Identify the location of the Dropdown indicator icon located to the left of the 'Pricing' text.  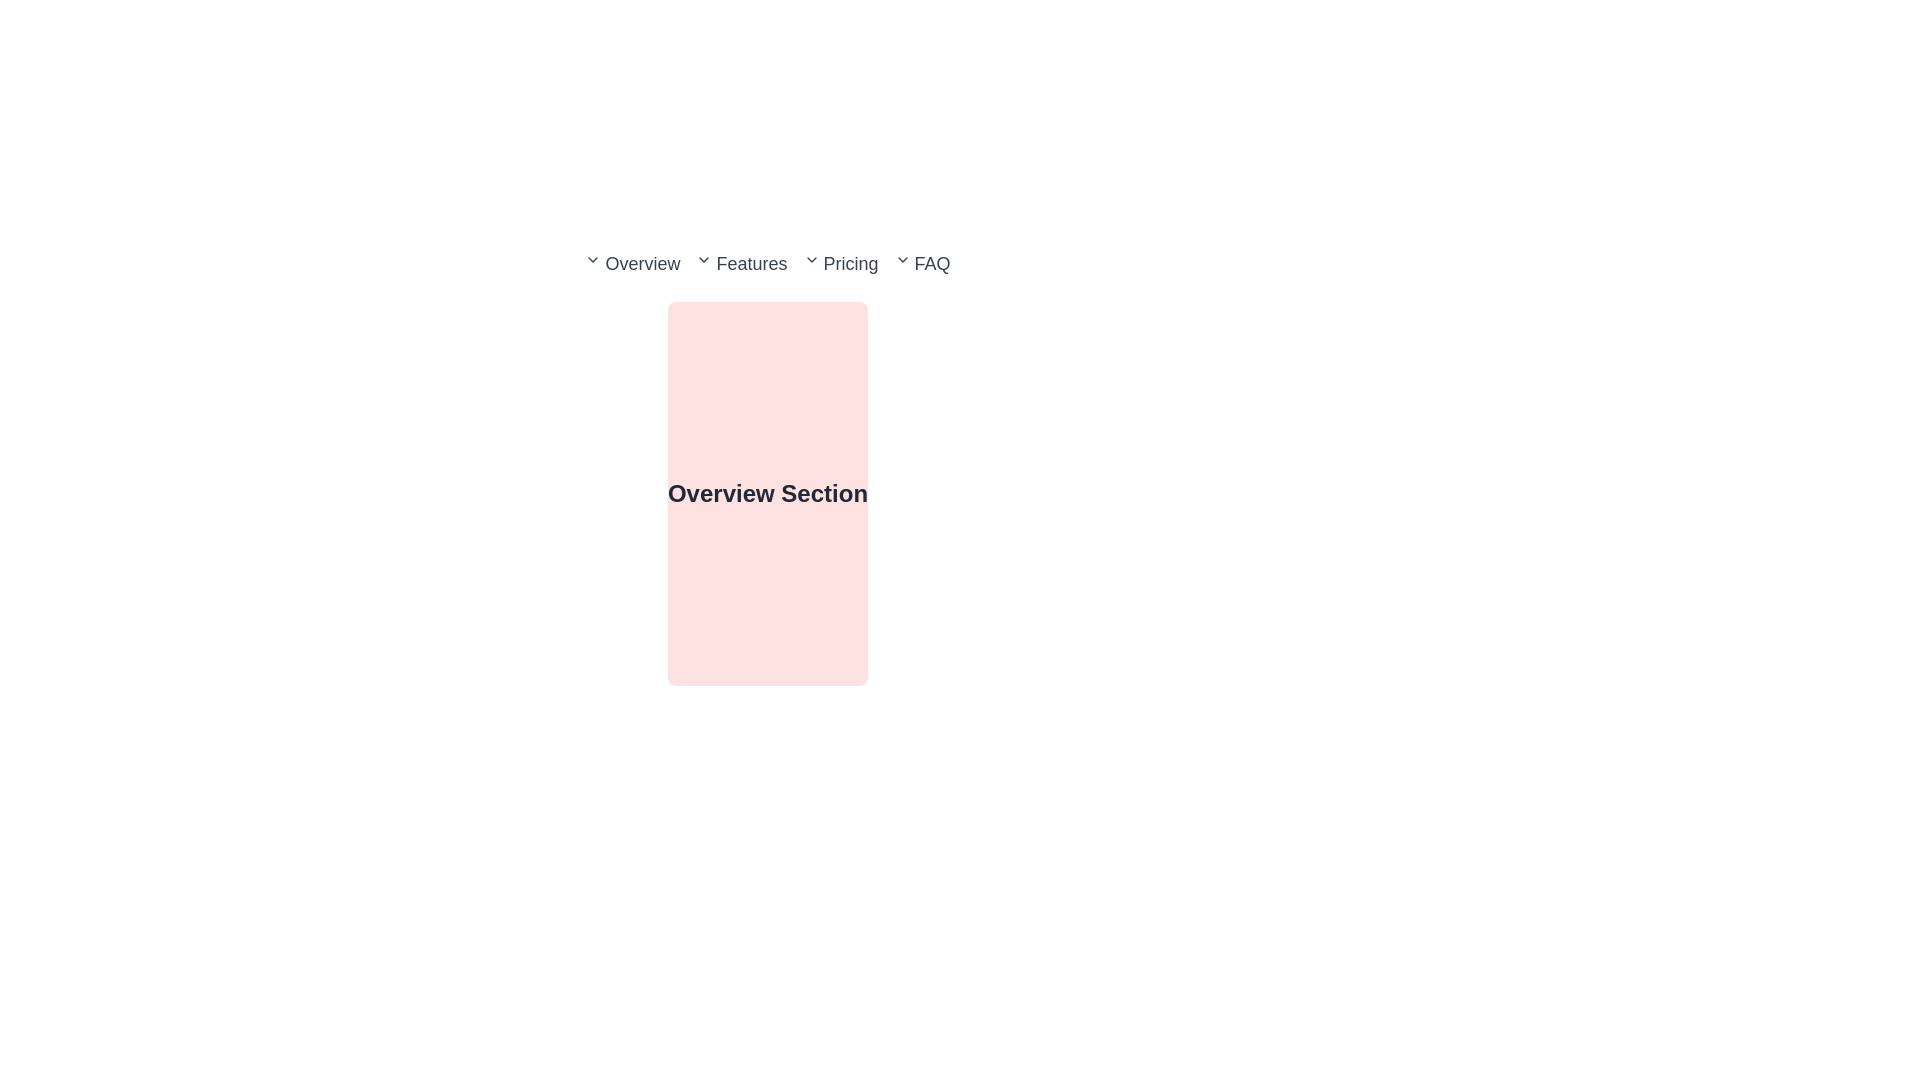
(811, 258).